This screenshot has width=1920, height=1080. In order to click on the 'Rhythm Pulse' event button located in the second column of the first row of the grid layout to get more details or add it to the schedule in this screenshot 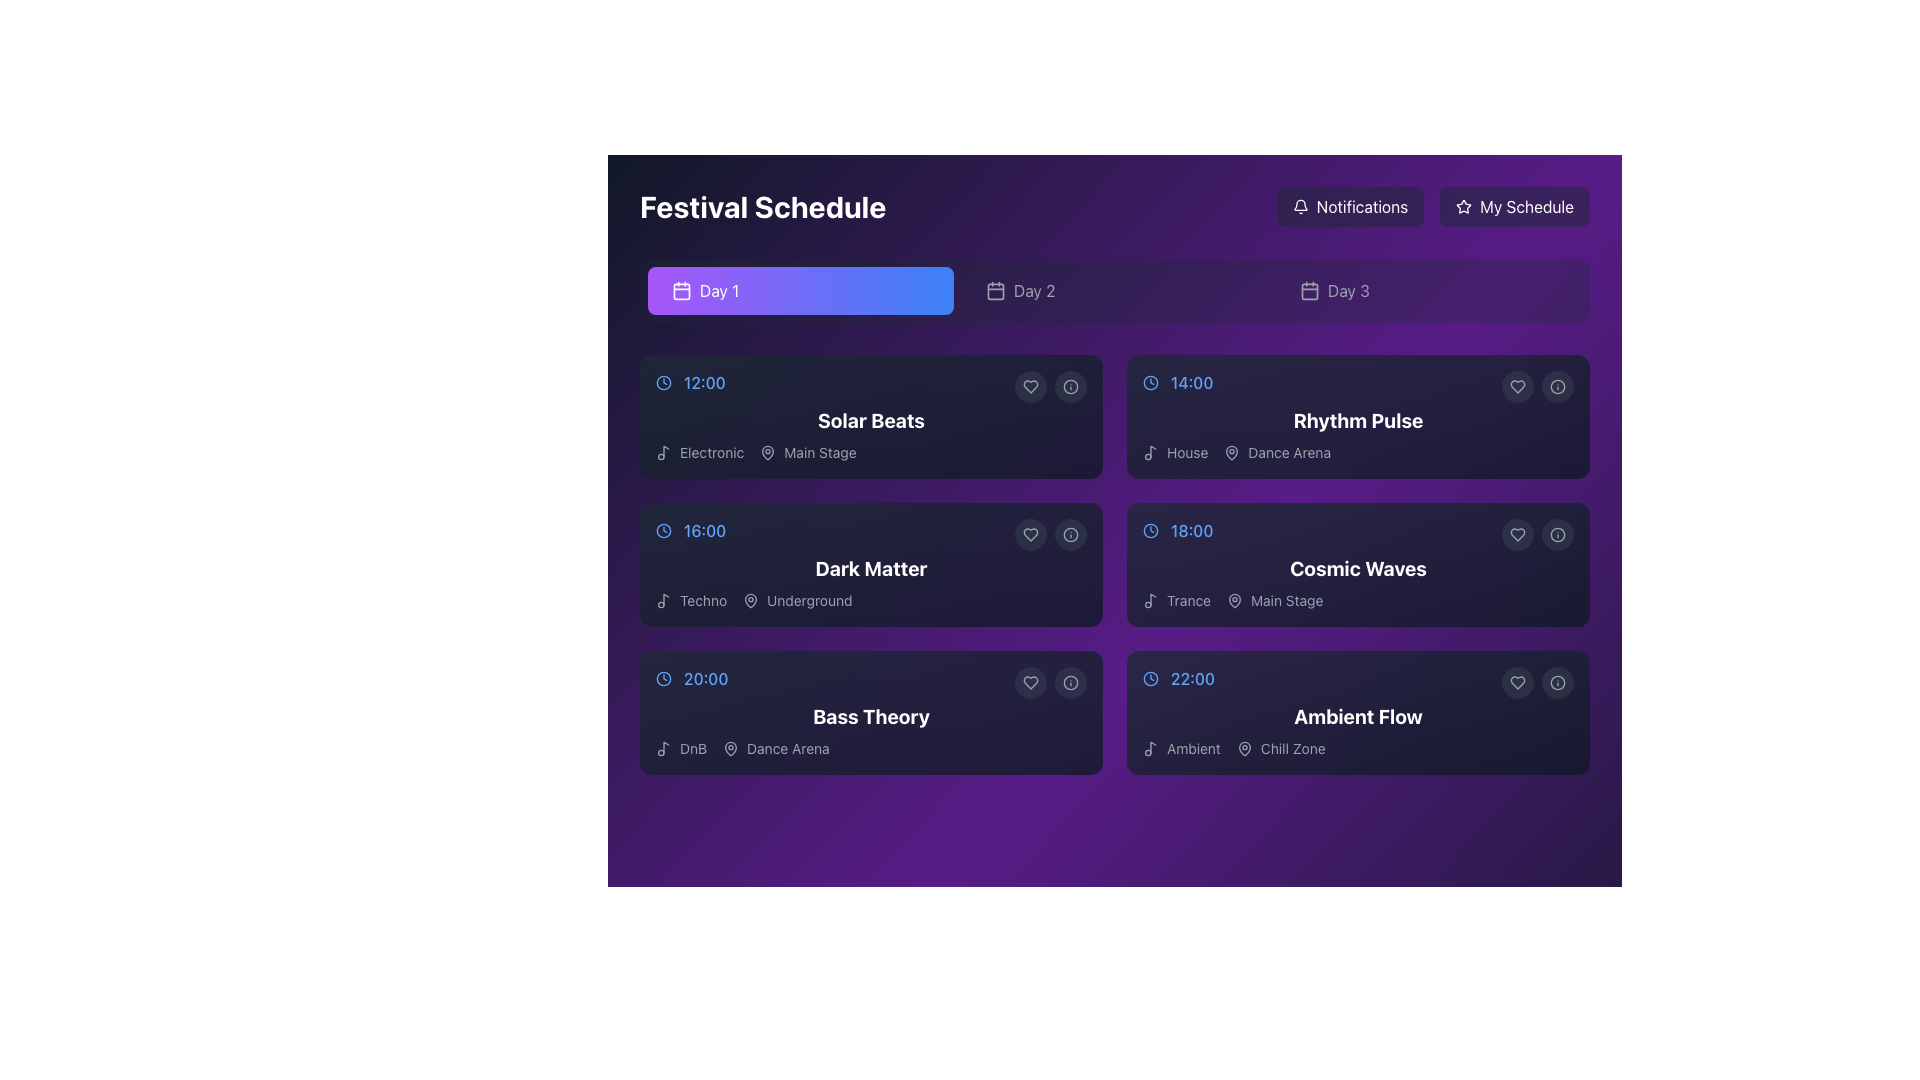, I will do `click(1358, 415)`.